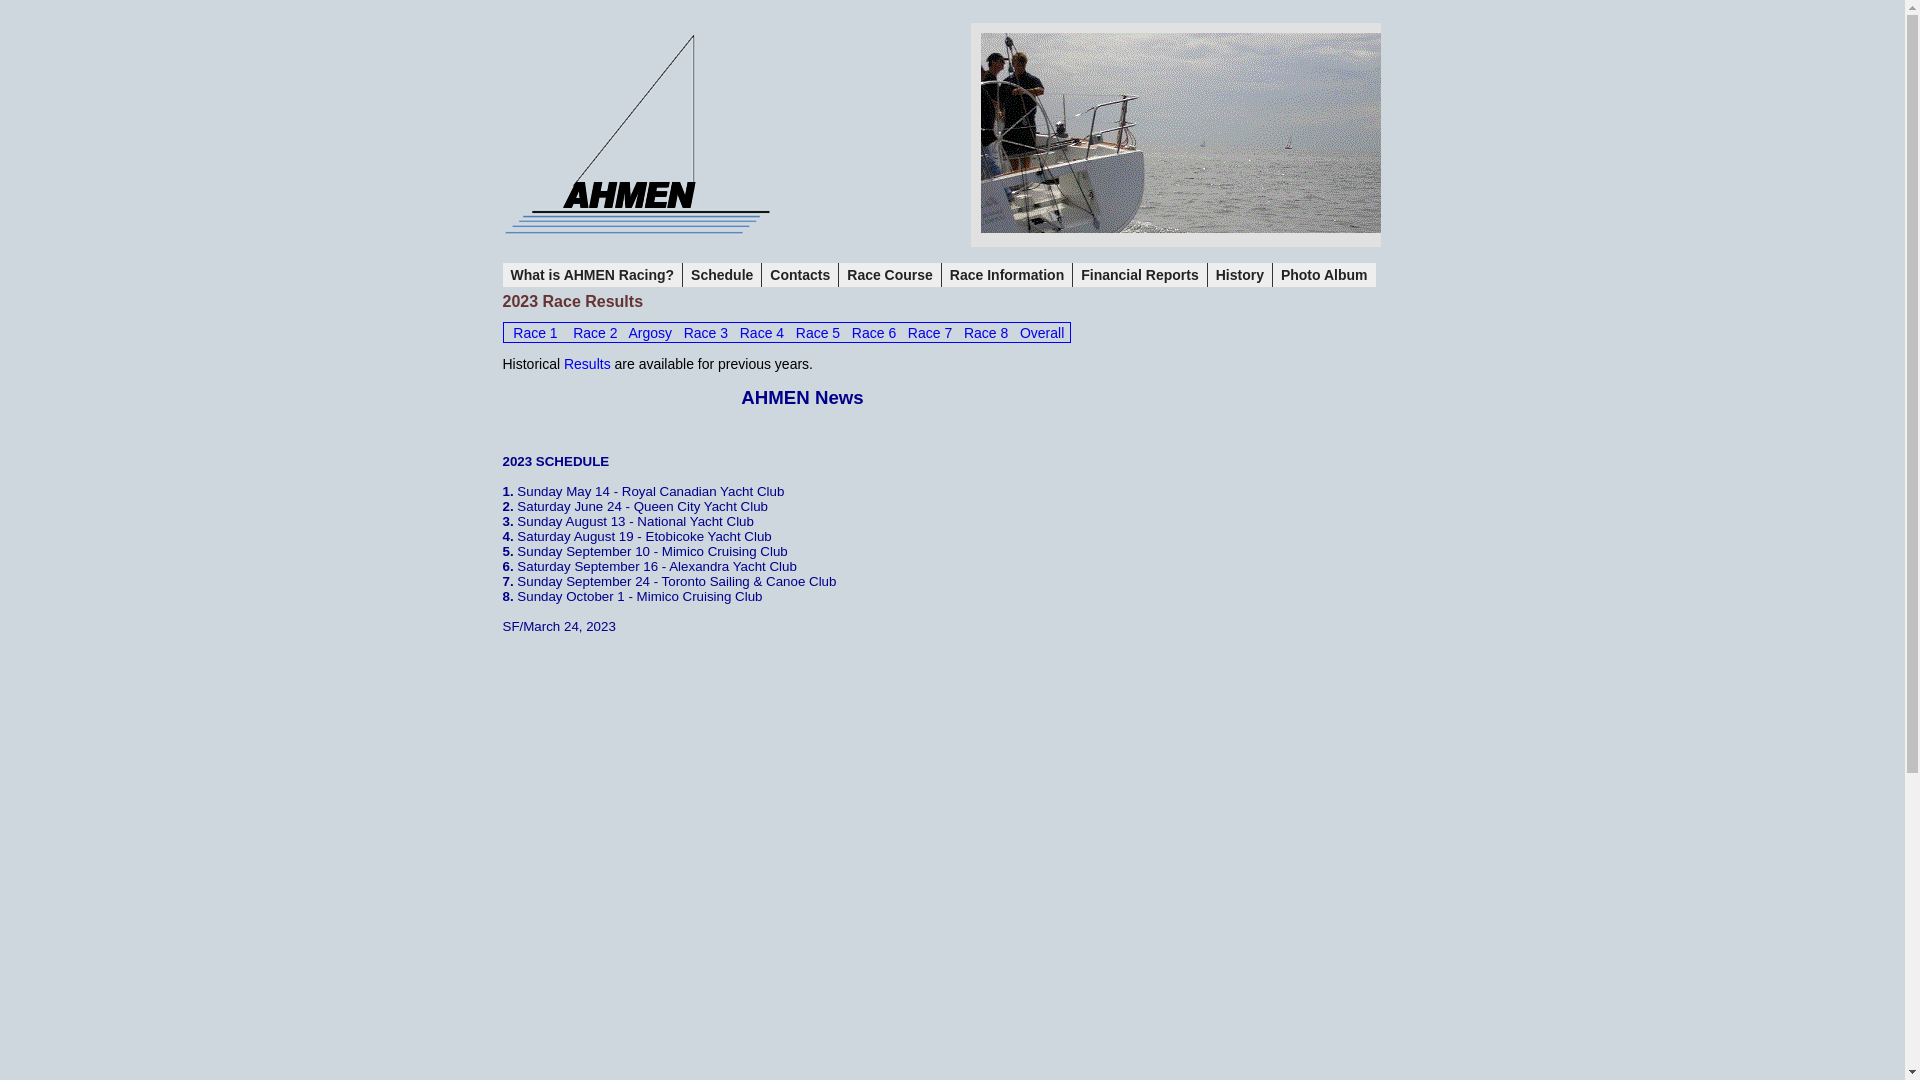  Describe the element at coordinates (1324, 274) in the screenshot. I see `'Photo Album'` at that location.